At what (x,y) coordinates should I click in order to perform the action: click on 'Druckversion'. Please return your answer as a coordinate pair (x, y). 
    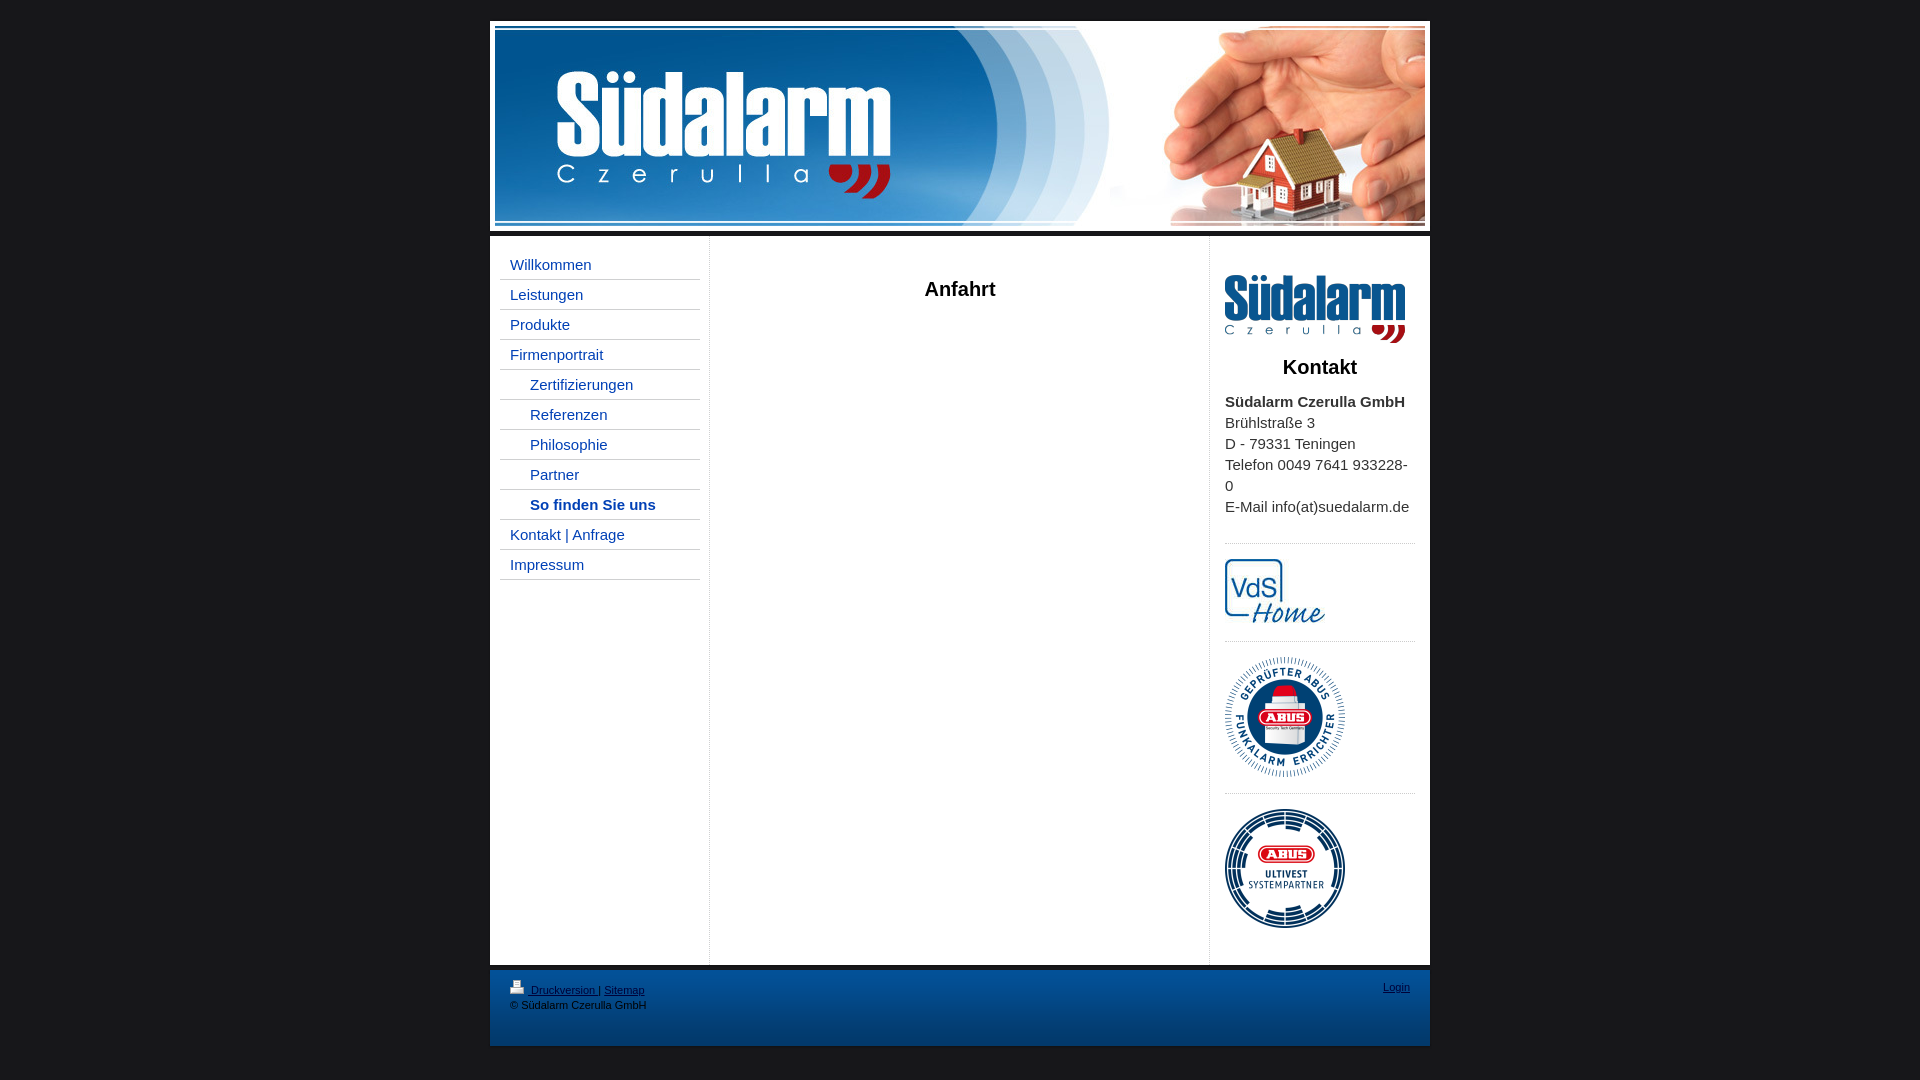
    Looking at the image, I should click on (553, 990).